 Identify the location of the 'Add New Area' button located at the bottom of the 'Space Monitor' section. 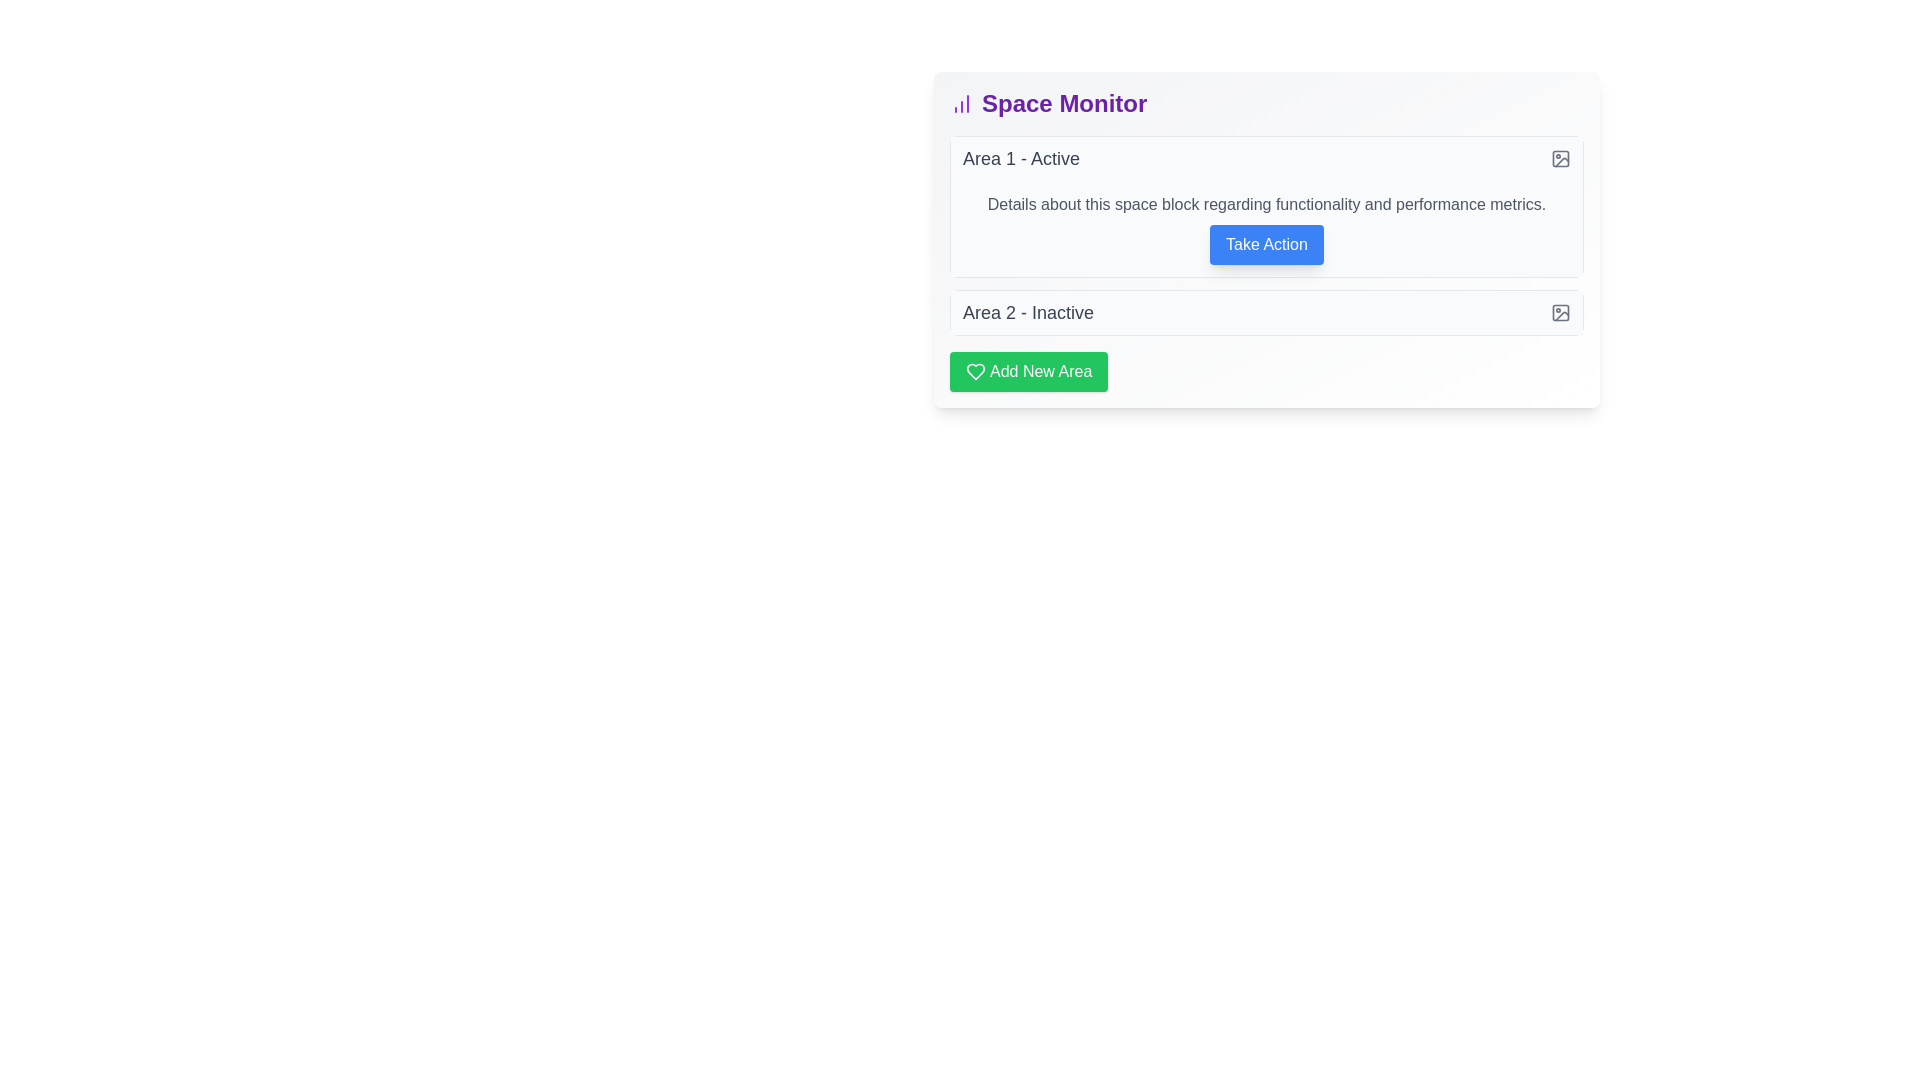
(1028, 371).